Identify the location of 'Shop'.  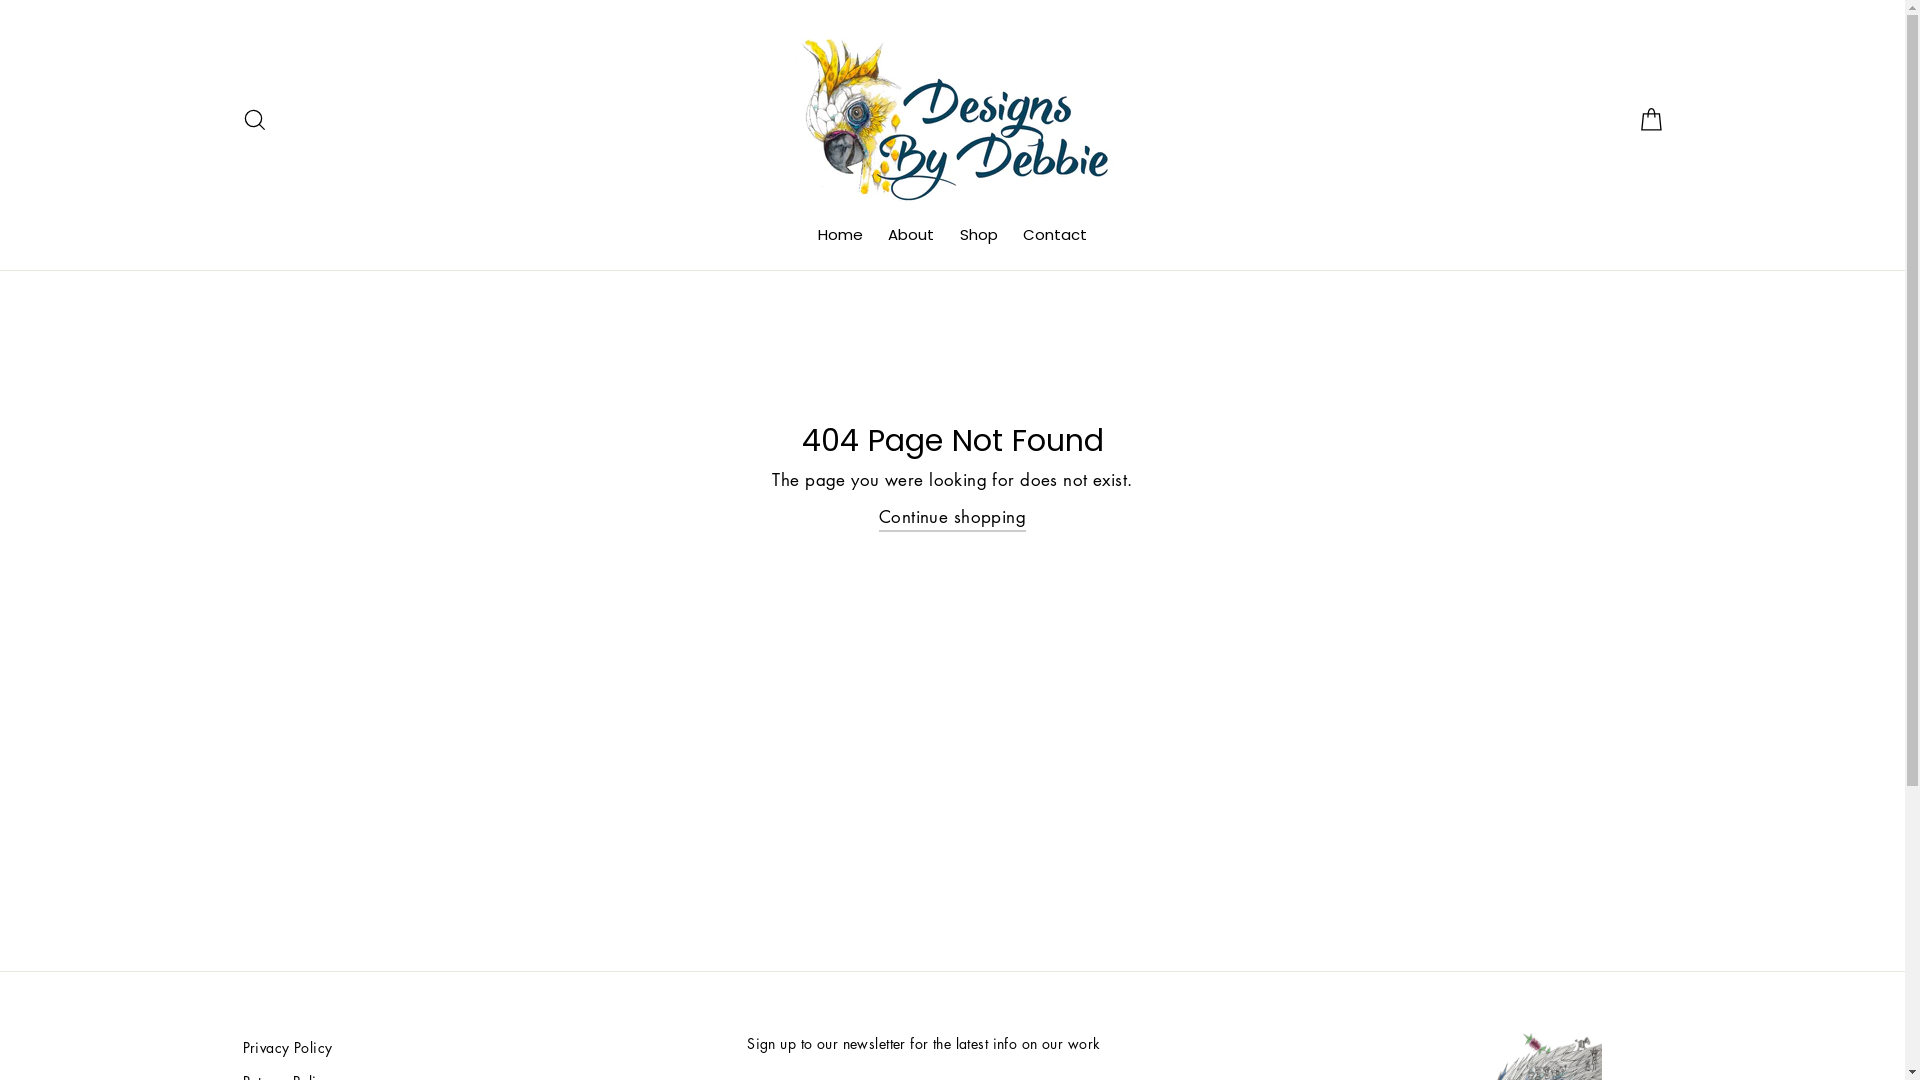
(979, 234).